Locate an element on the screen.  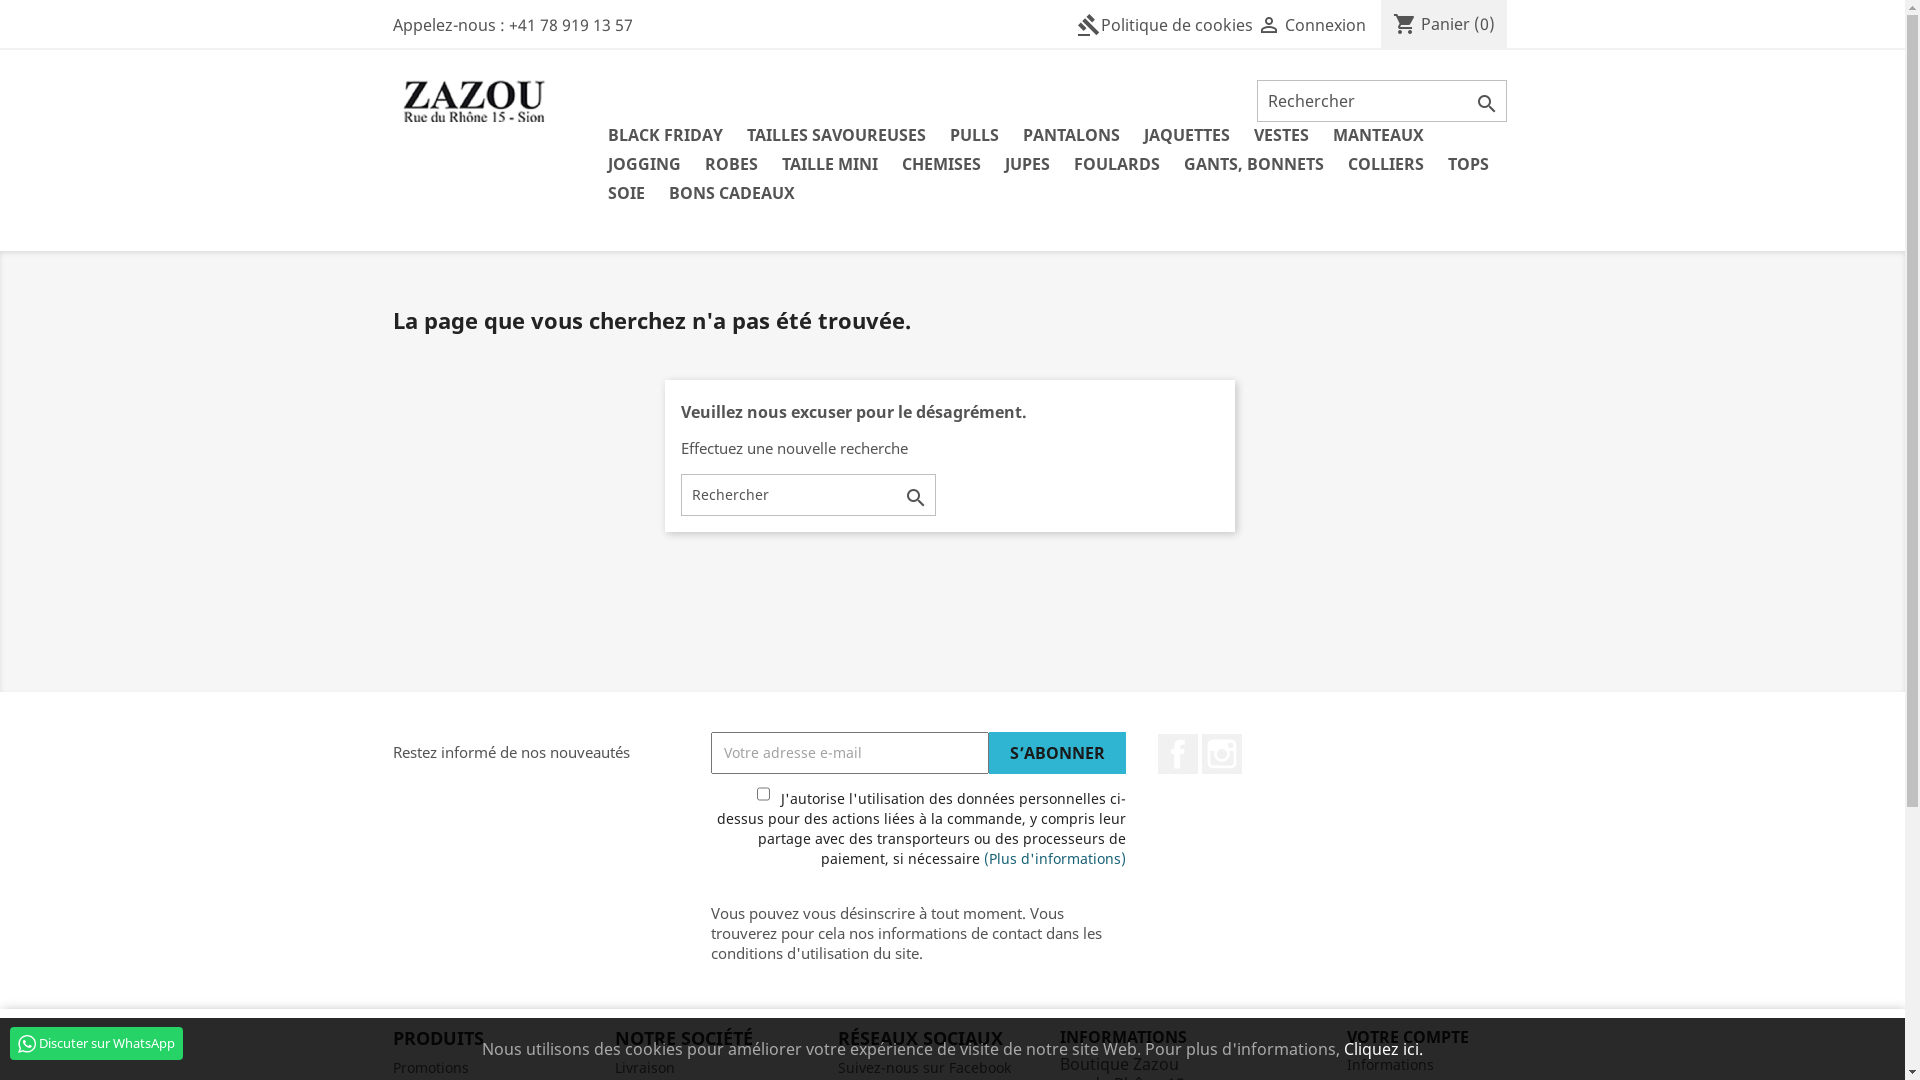
'CHEMISES' is located at coordinates (940, 164).